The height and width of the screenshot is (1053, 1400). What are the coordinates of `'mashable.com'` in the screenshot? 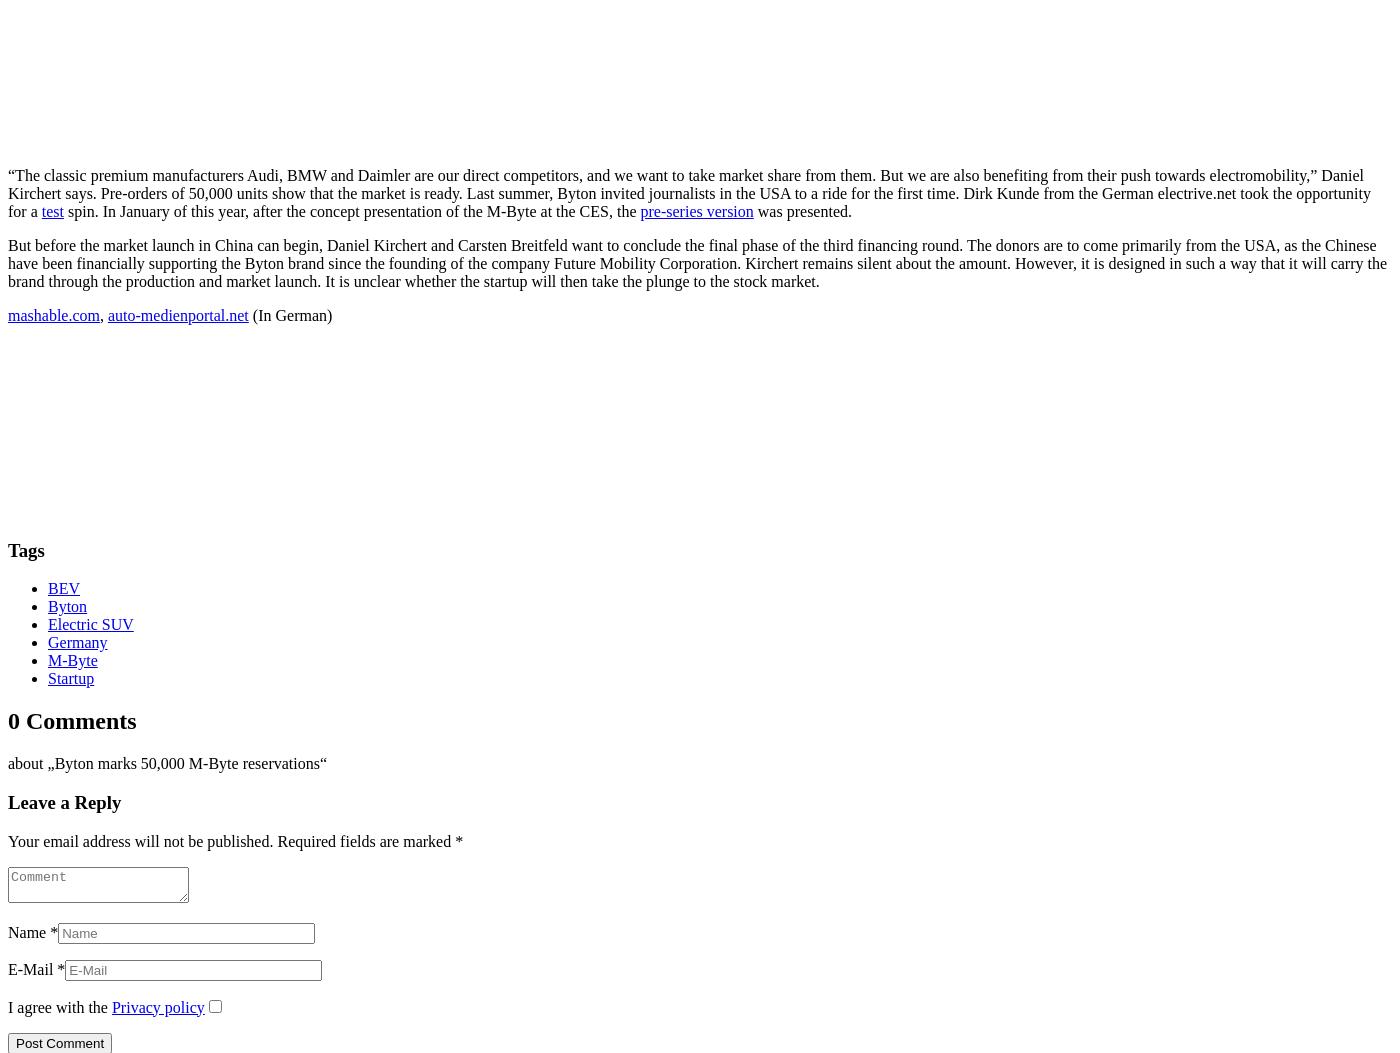 It's located at (53, 314).